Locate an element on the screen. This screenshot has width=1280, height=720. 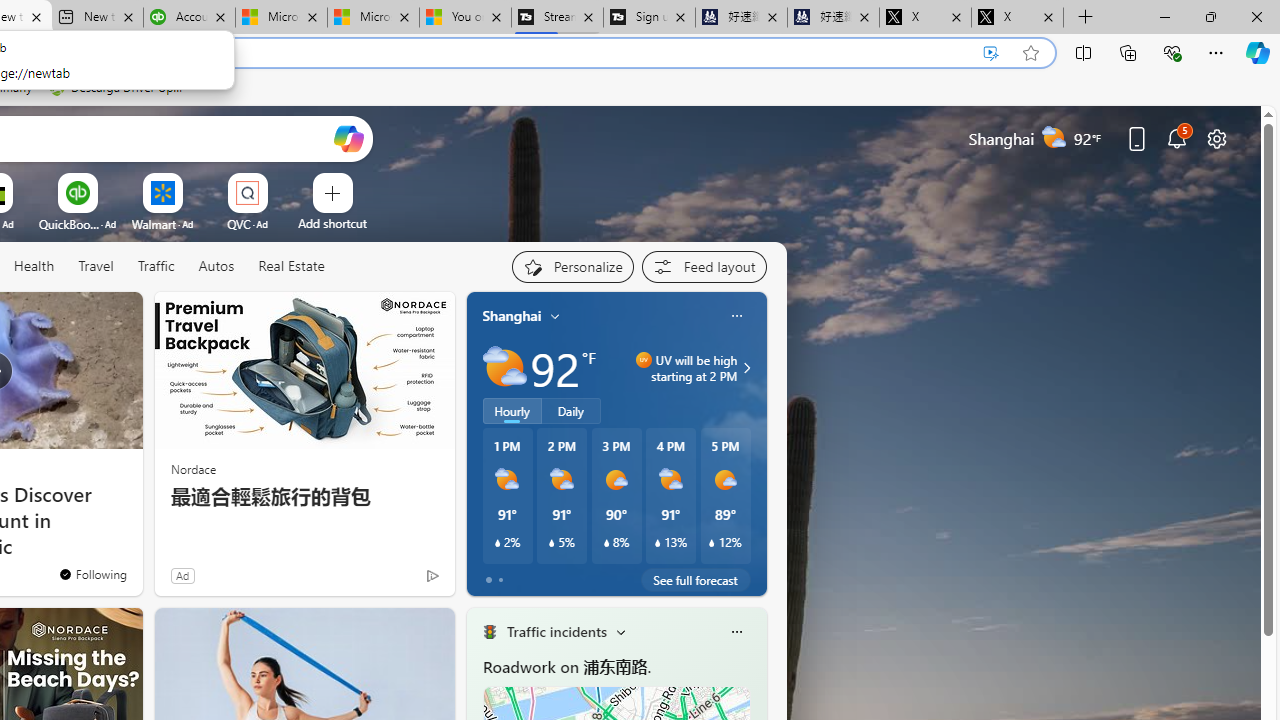
'Traffic' is located at coordinates (154, 265).